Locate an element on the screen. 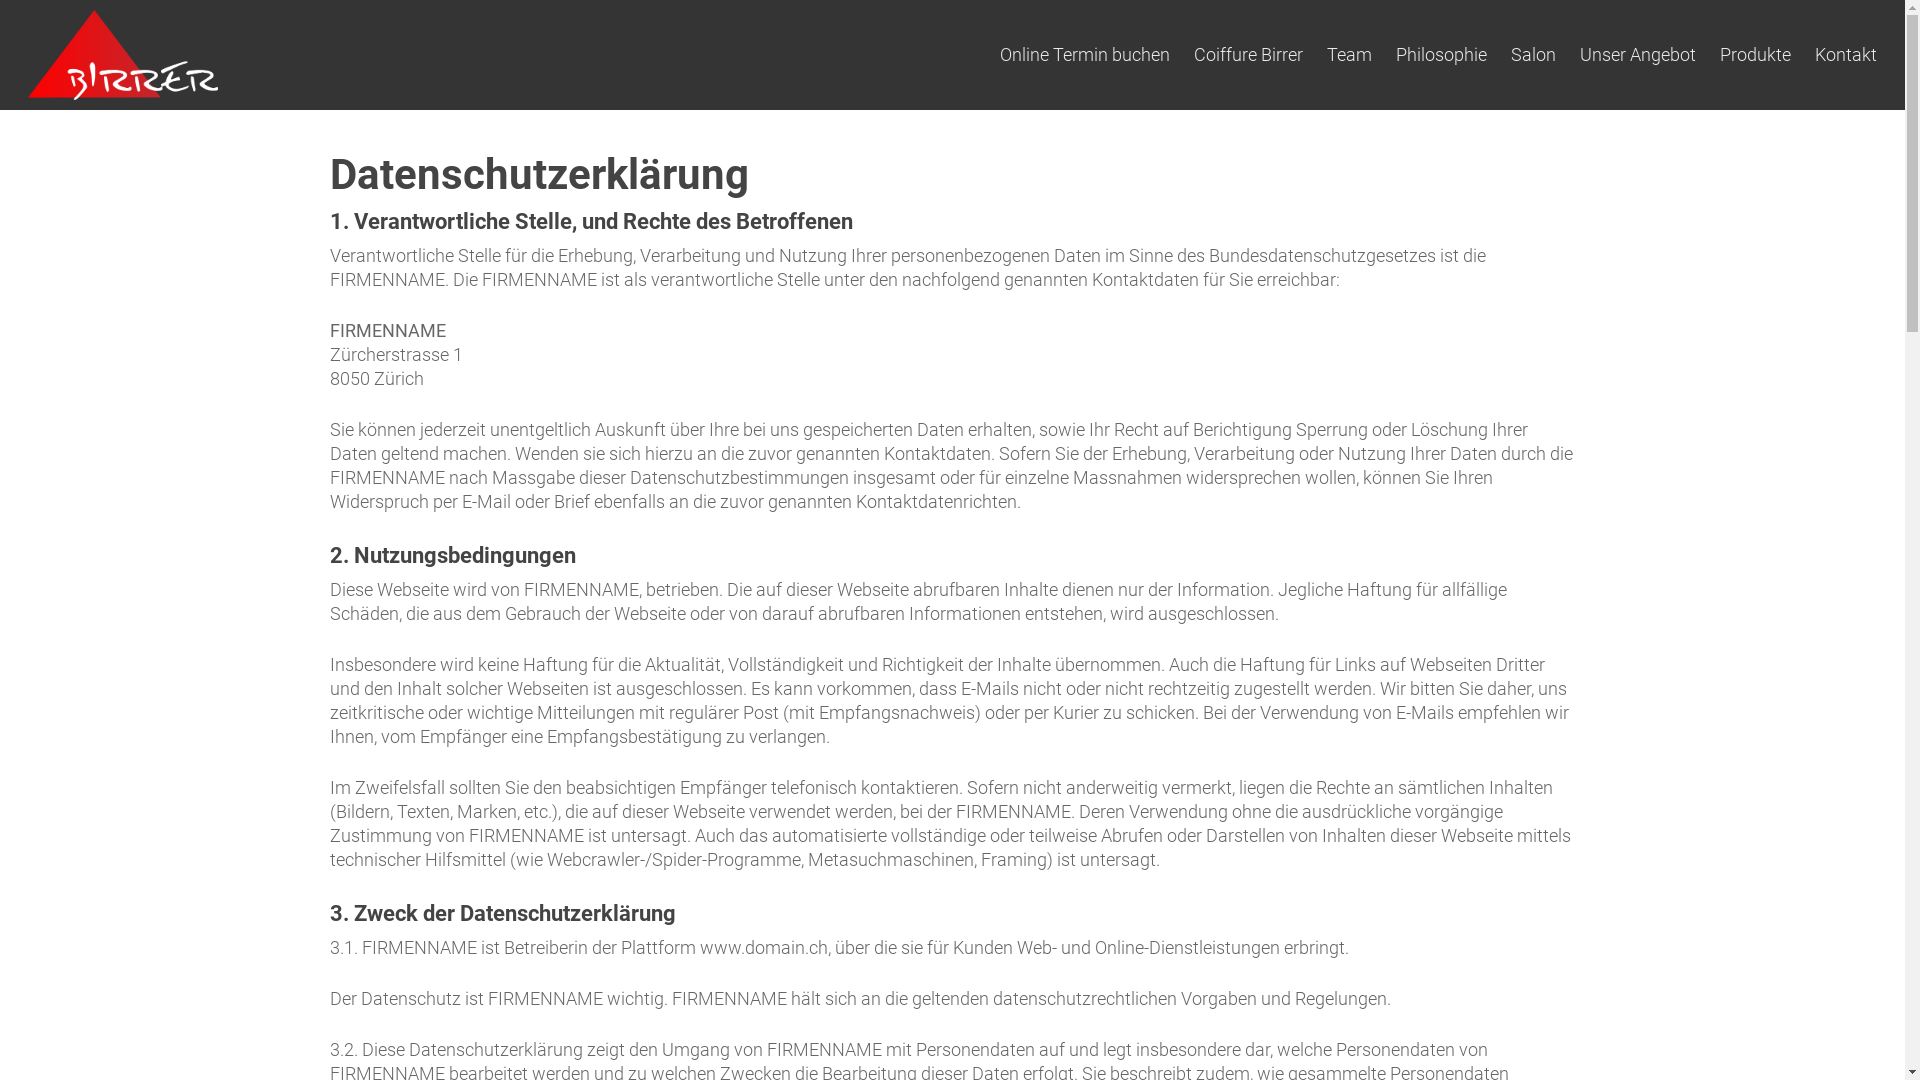 The width and height of the screenshot is (1920, 1080). 'Unser Angebot' is located at coordinates (1637, 53).